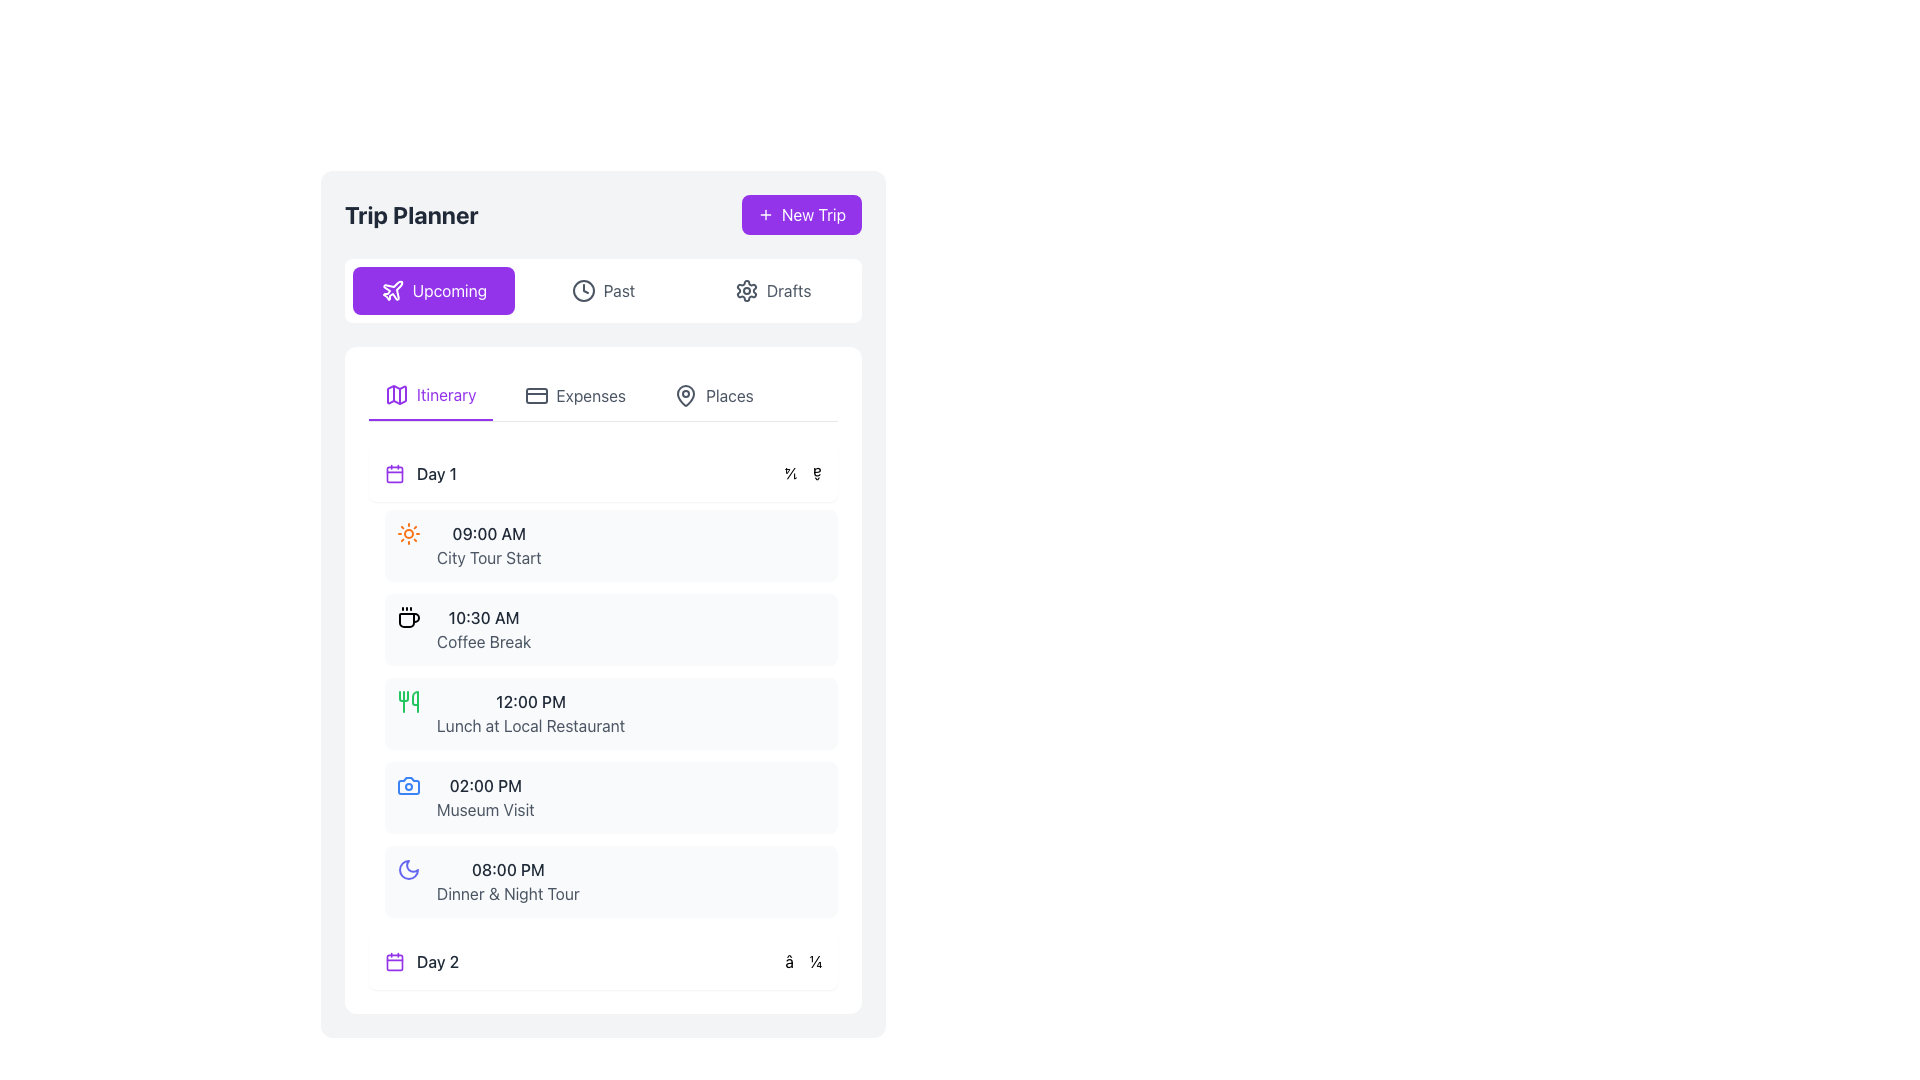 This screenshot has width=1920, height=1080. I want to click on the upward-facing arrow icon next to the 'Day 1' label, so click(803, 474).